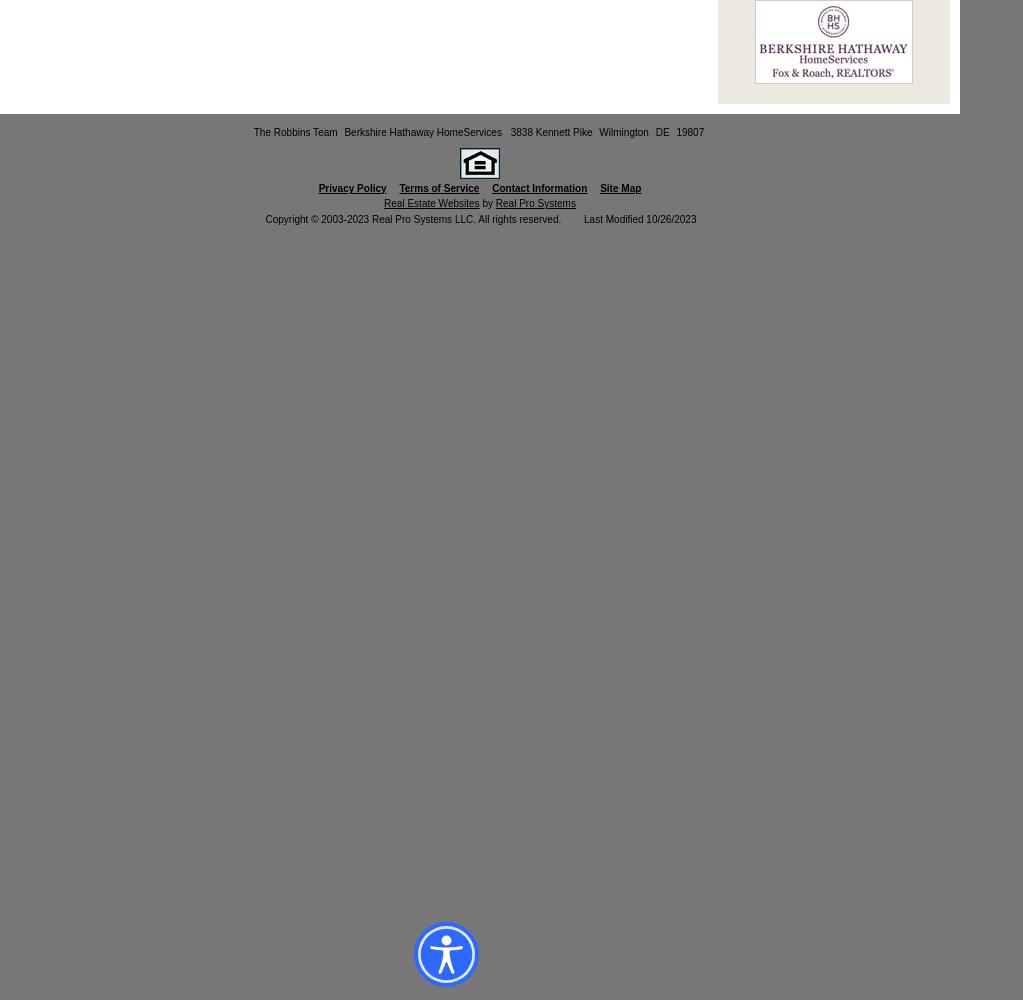 This screenshot has height=1000, width=1023. What do you see at coordinates (689, 132) in the screenshot?
I see `'19807'` at bounding box center [689, 132].